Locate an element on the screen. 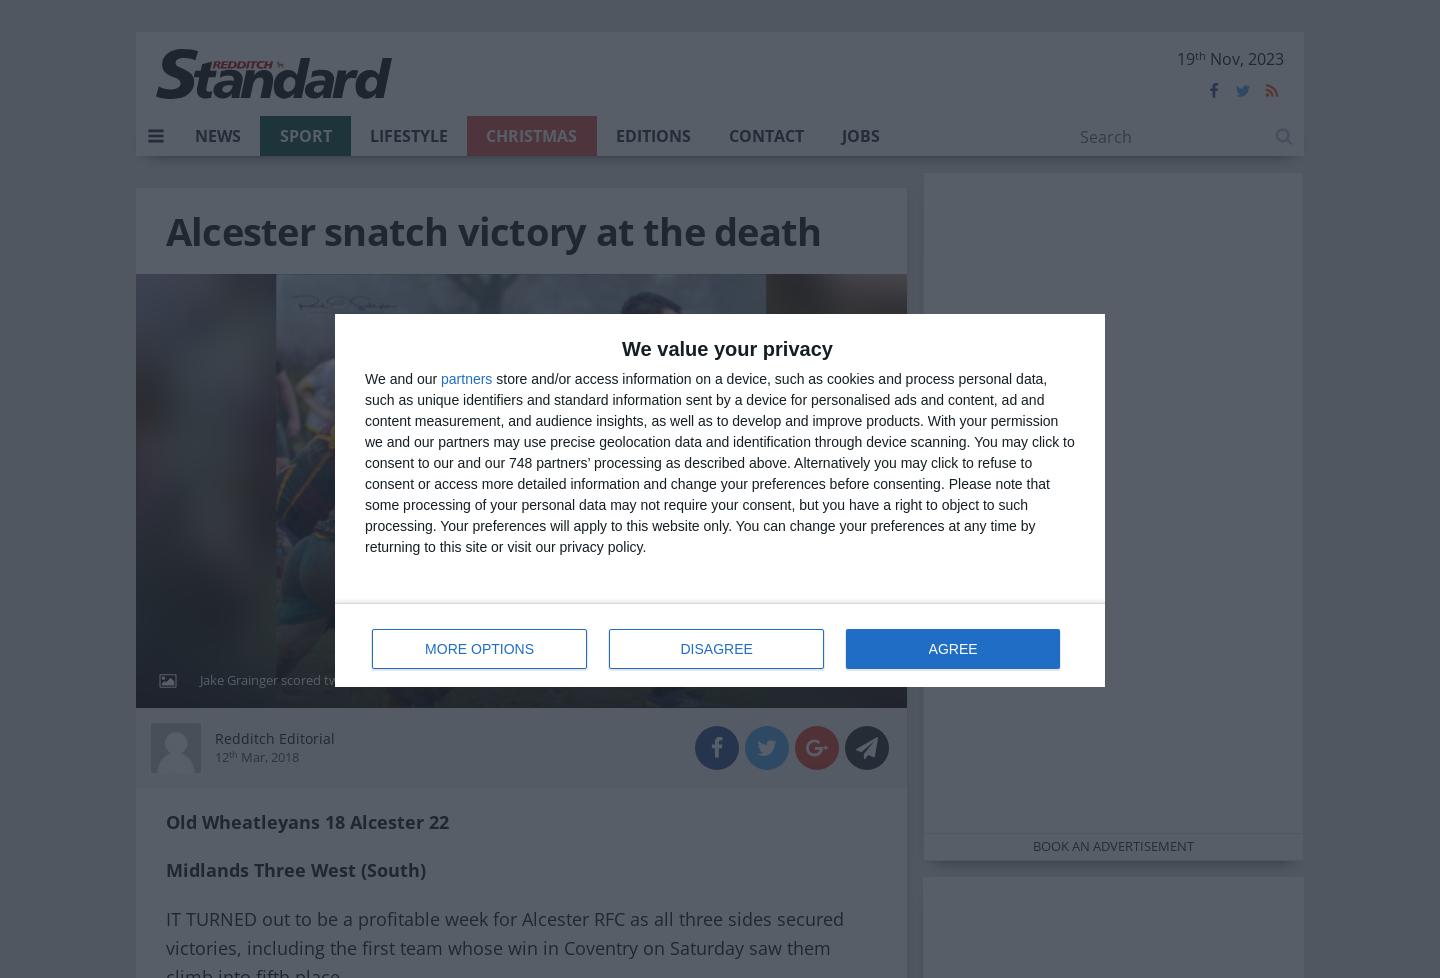  '19' is located at coordinates (1177, 58).